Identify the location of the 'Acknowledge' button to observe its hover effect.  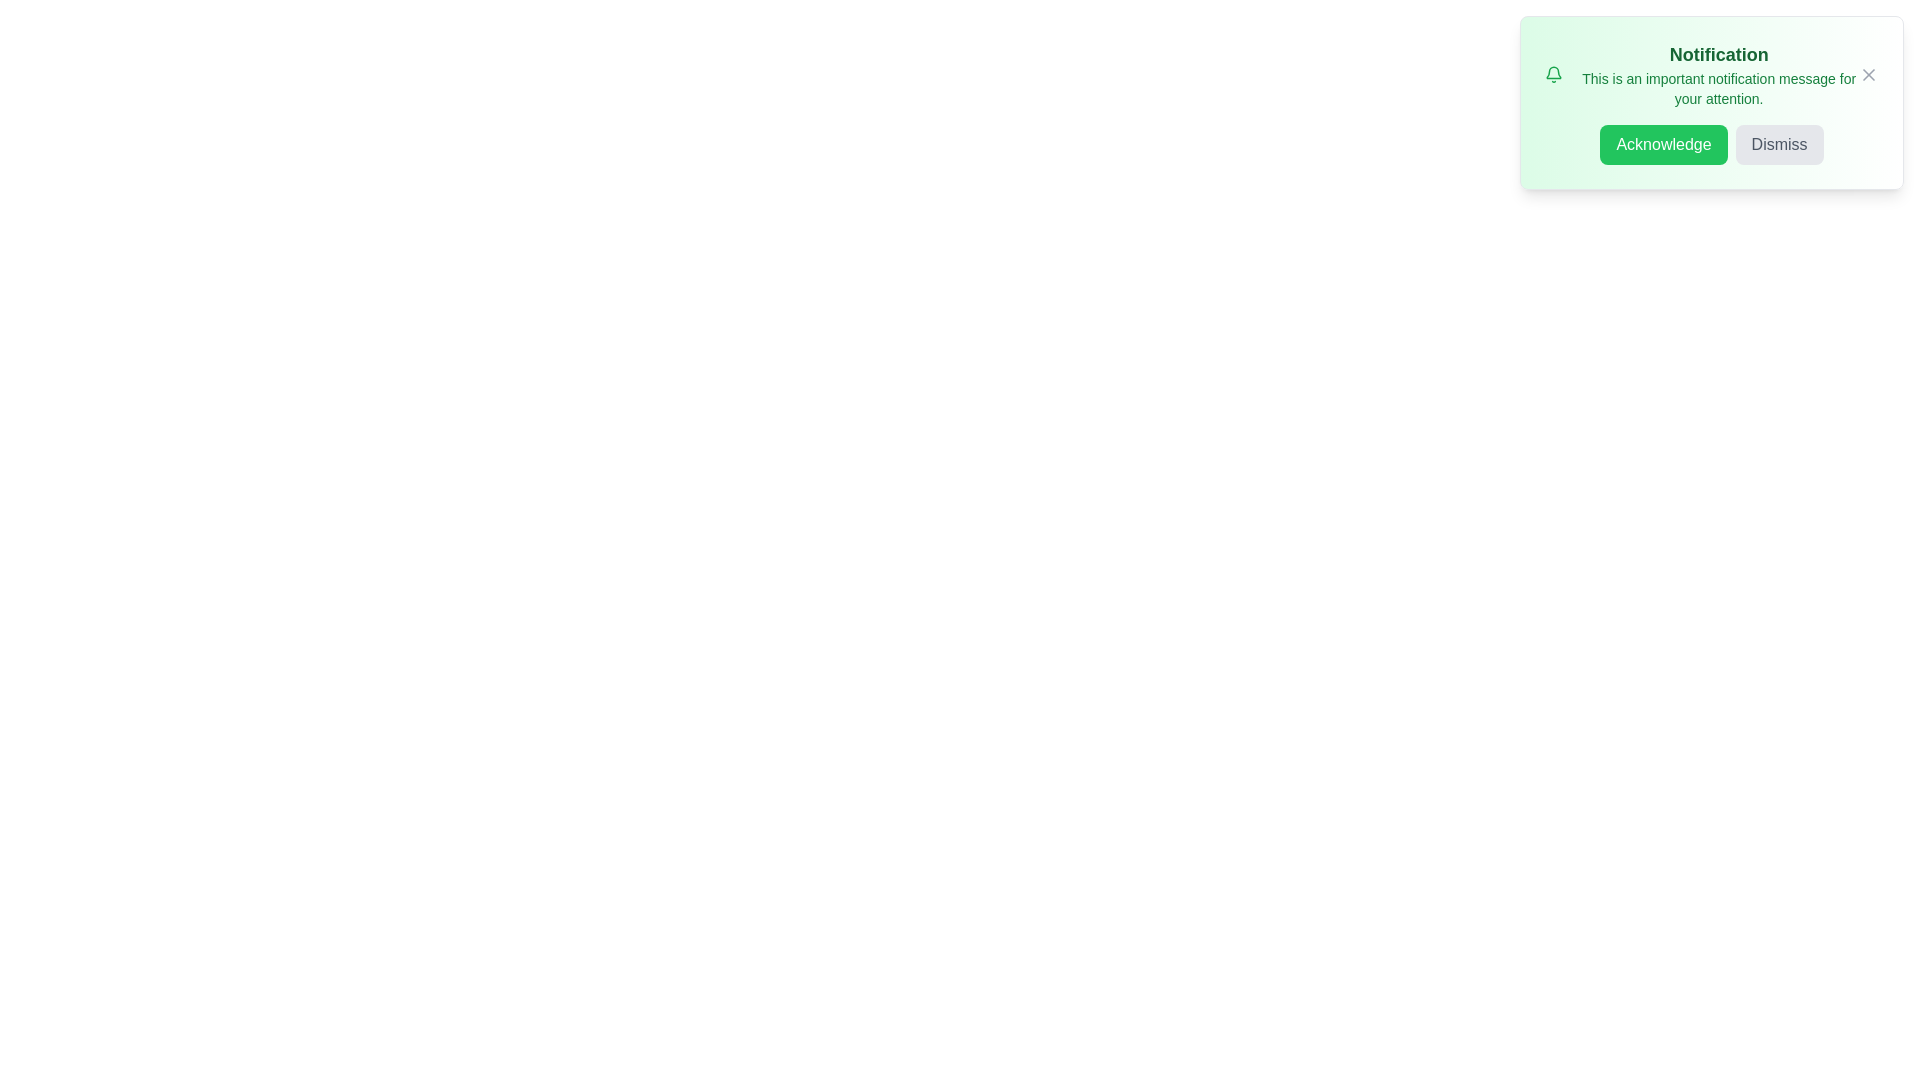
(1664, 144).